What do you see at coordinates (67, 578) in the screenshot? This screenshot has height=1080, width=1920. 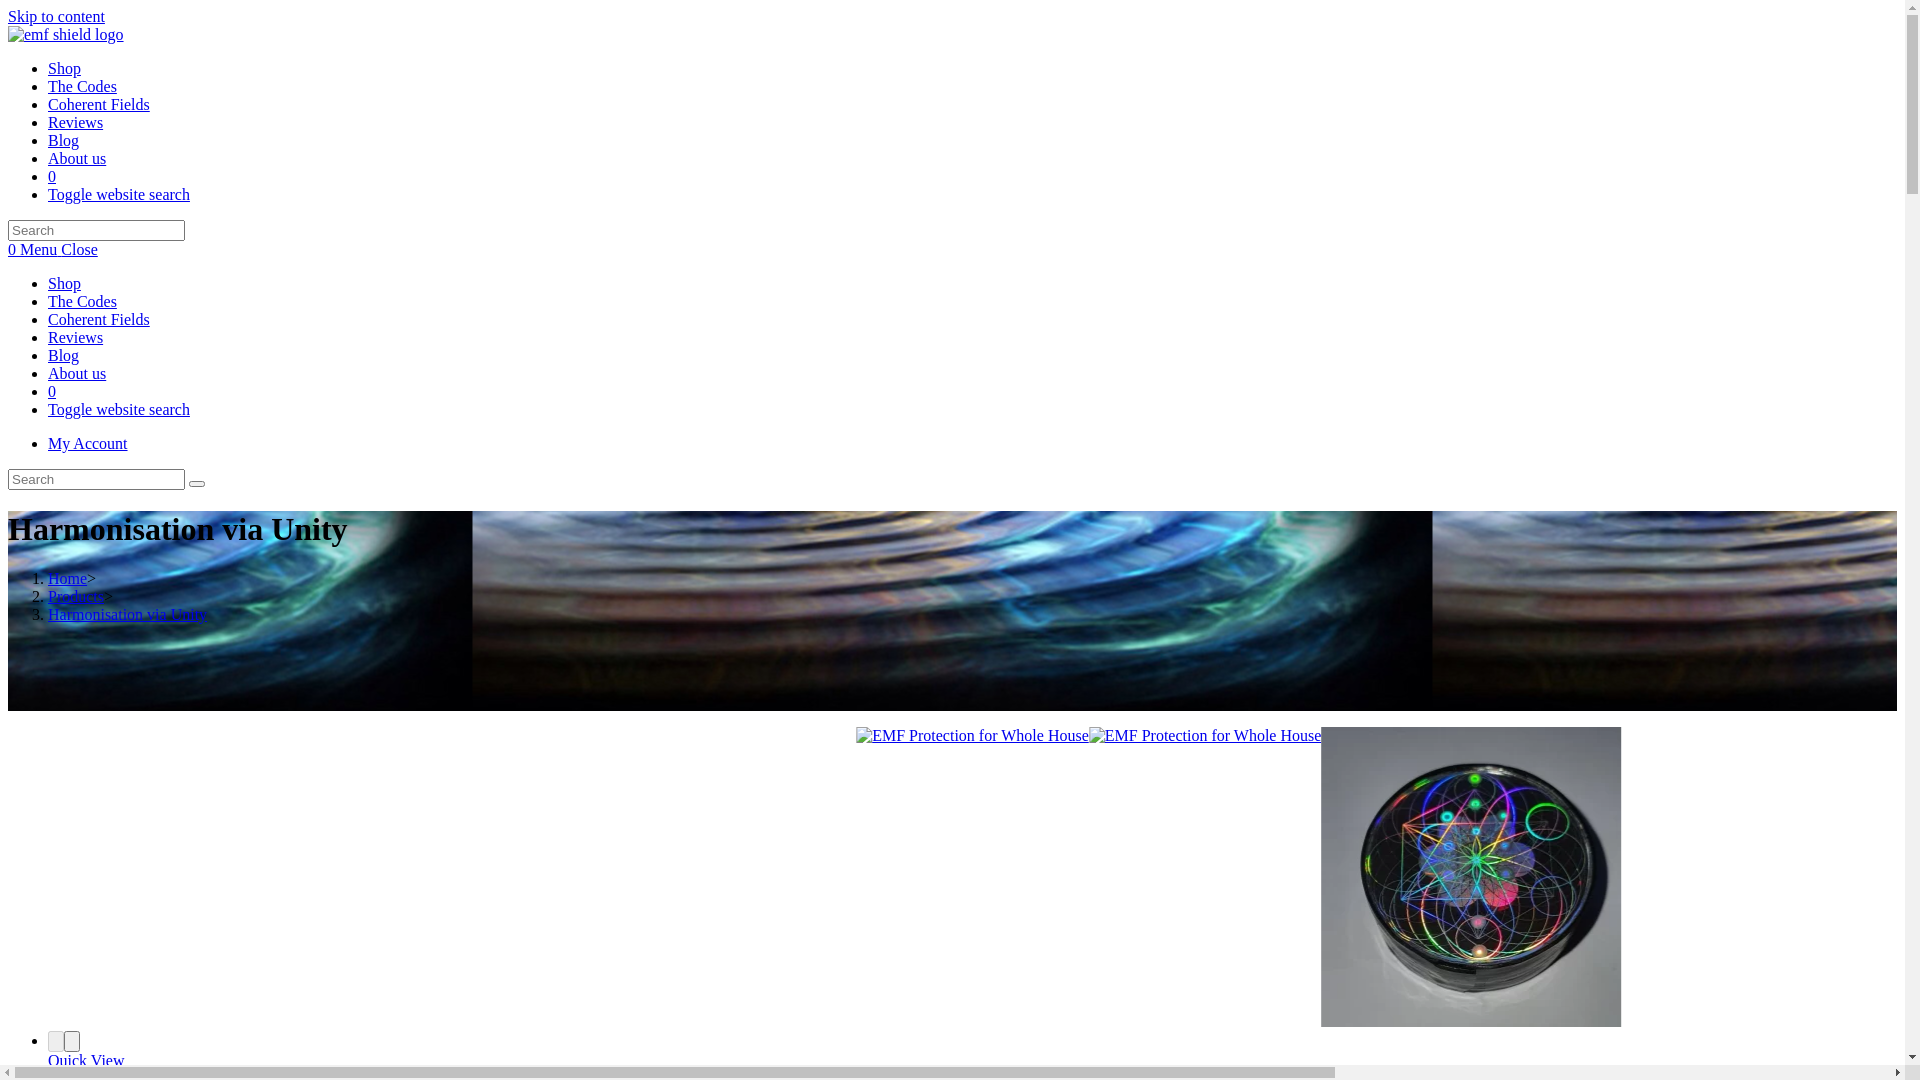 I see `'Home'` at bounding box center [67, 578].